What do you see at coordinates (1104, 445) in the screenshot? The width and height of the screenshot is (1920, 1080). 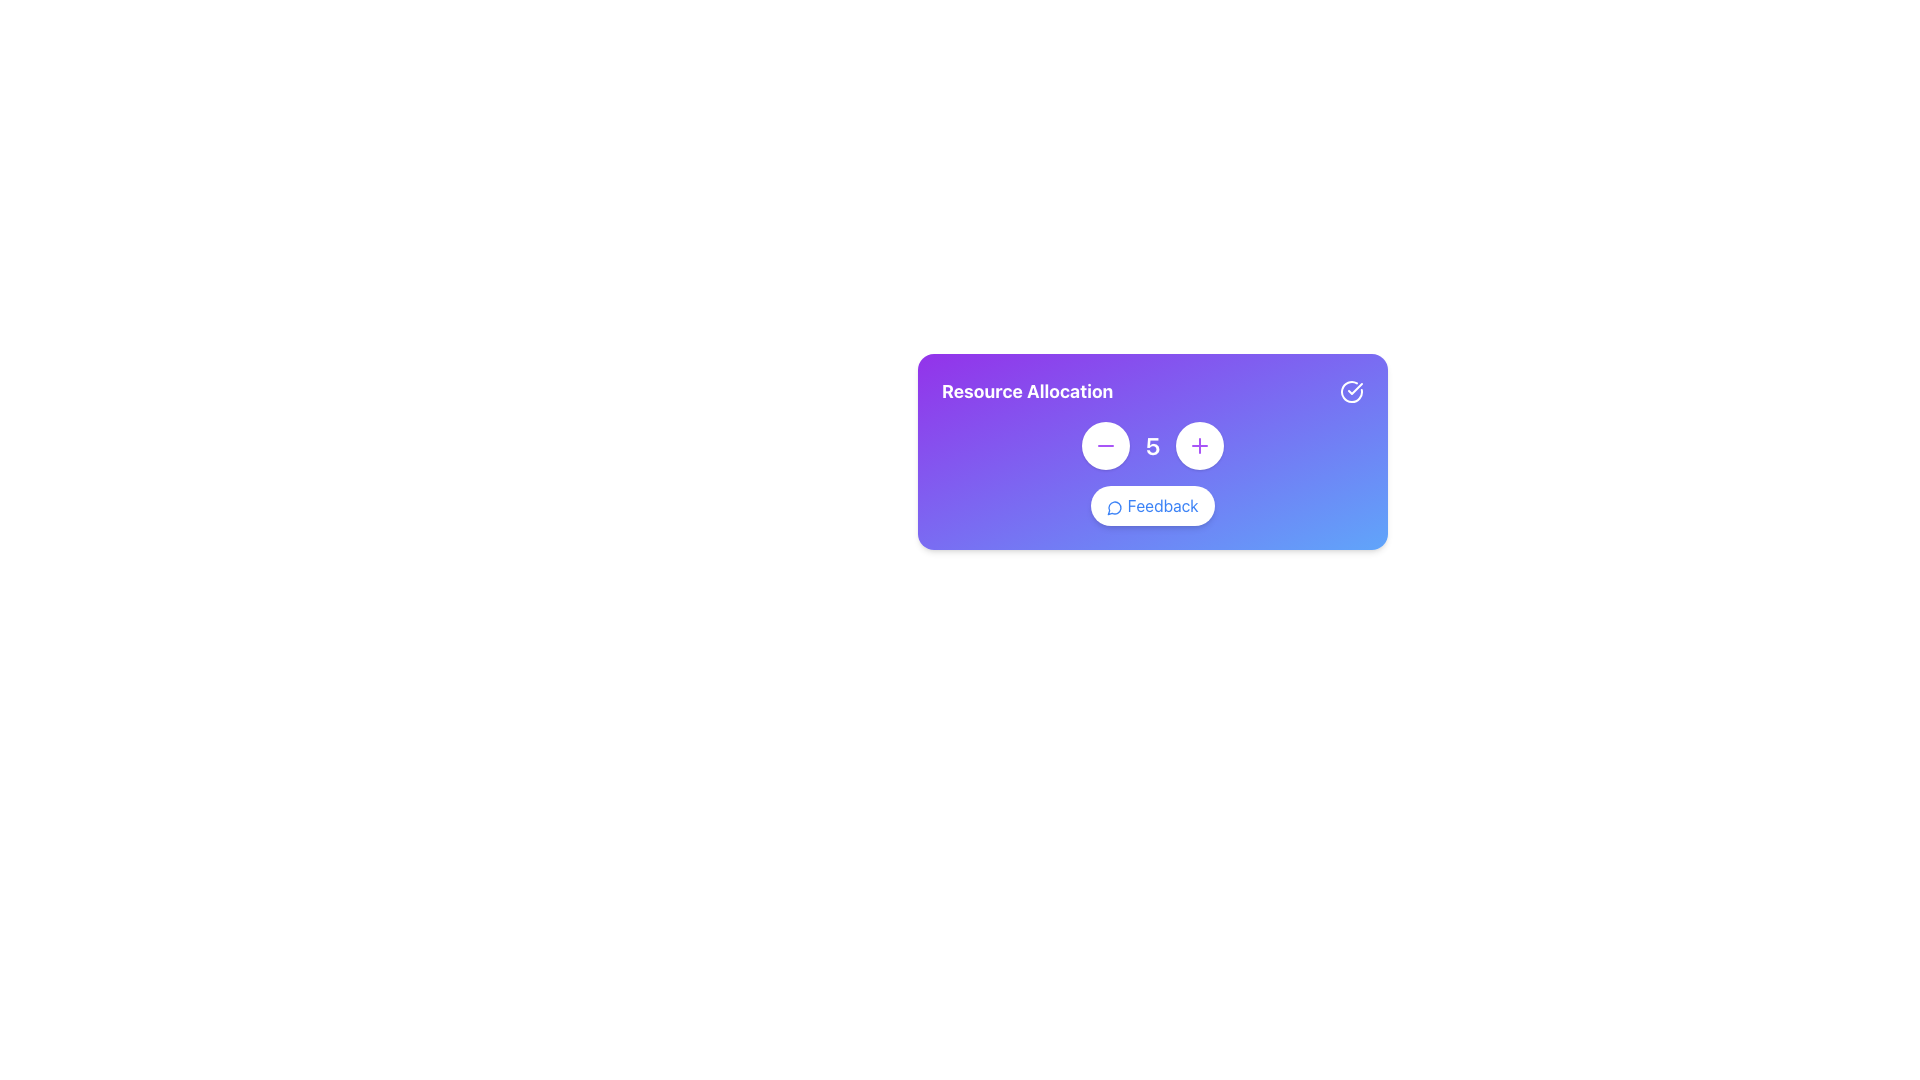 I see `the decrement button icon, which is located inside a circular purple button to the right of the numeric value '5' in the Resource Allocation interface, to reduce the associated numeric value` at bounding box center [1104, 445].